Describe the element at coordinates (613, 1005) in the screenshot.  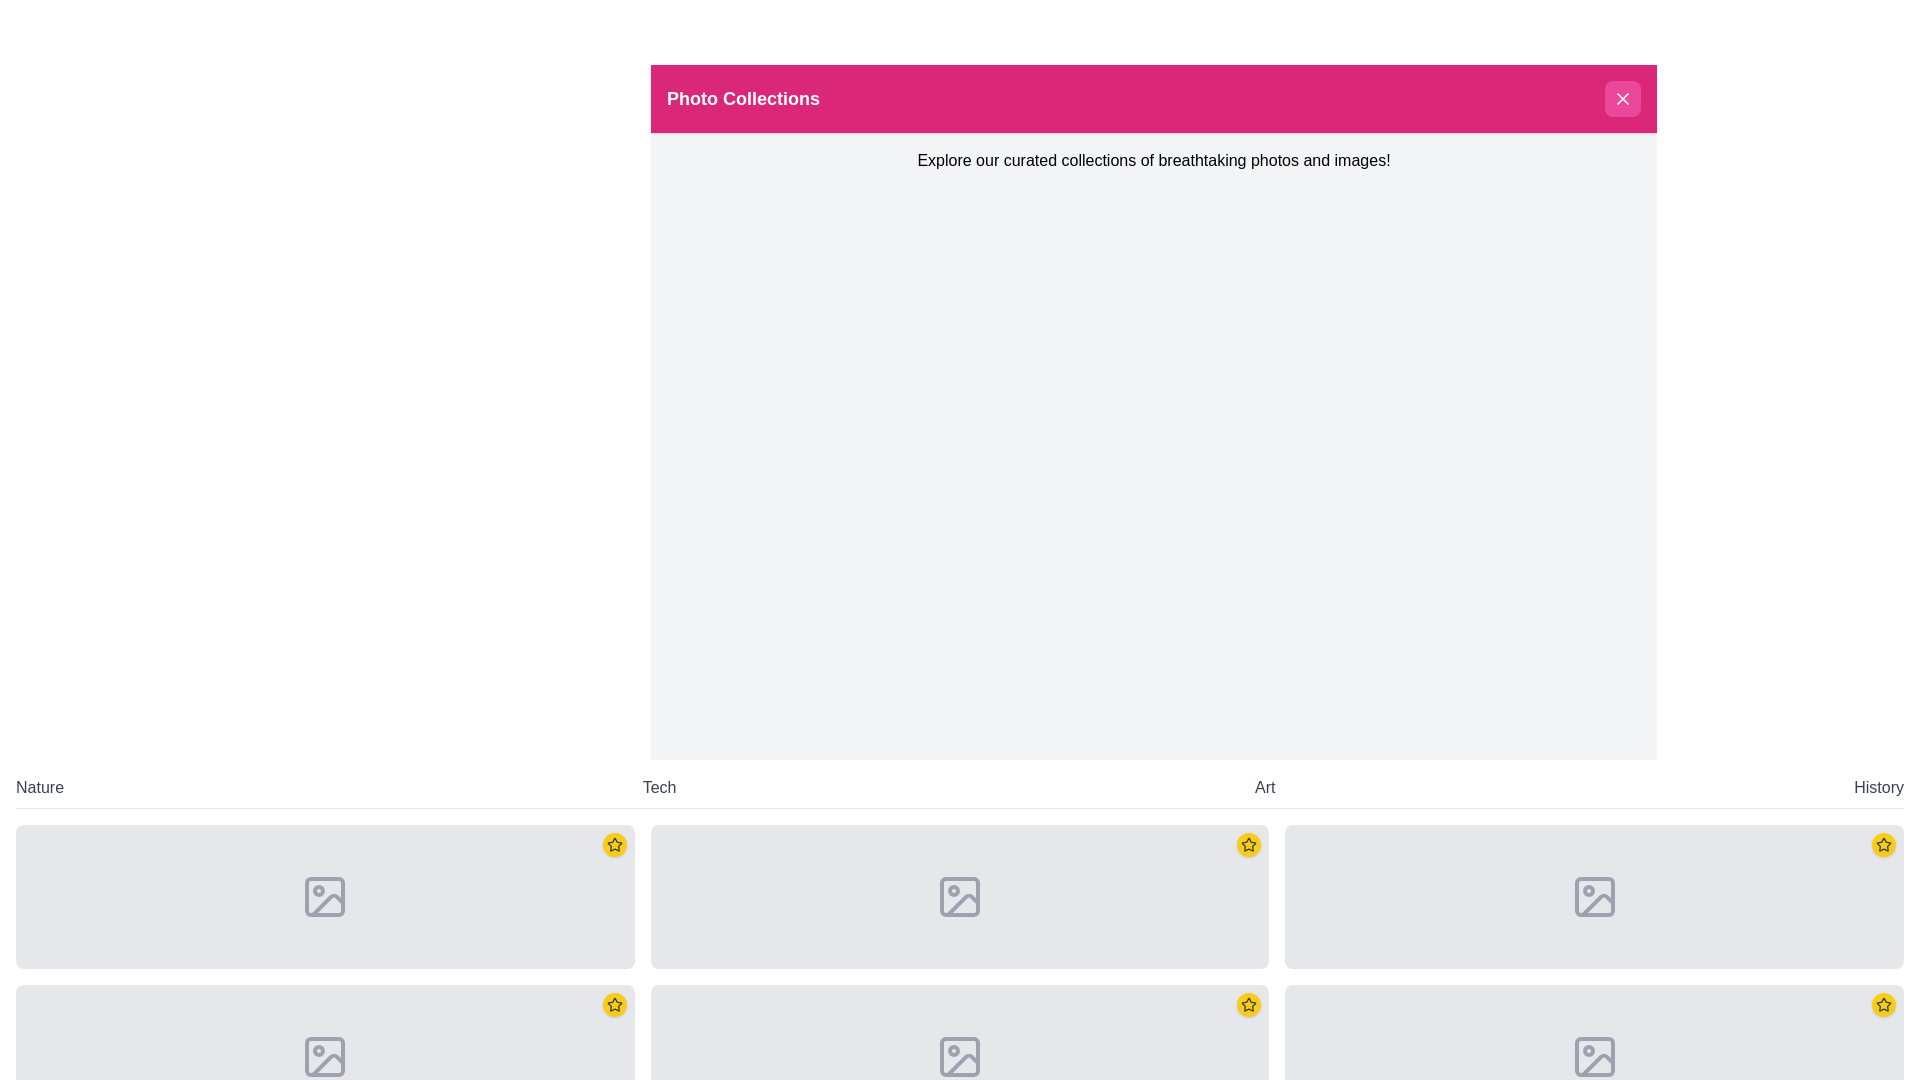
I see `the star icon with a yellow fill and gray border located in the top-right corner of the second card in the grid of image cards` at that location.